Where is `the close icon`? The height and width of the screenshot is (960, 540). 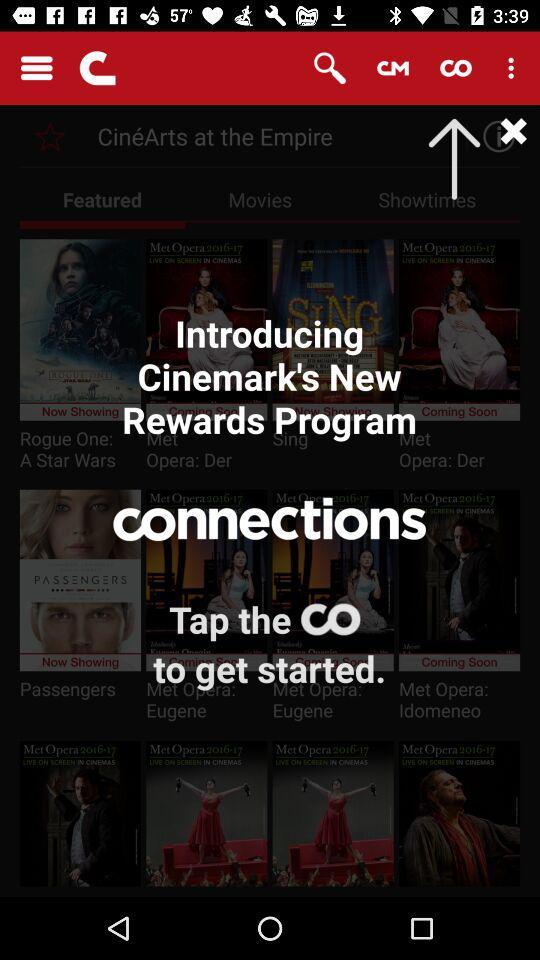
the close icon is located at coordinates (492, 135).